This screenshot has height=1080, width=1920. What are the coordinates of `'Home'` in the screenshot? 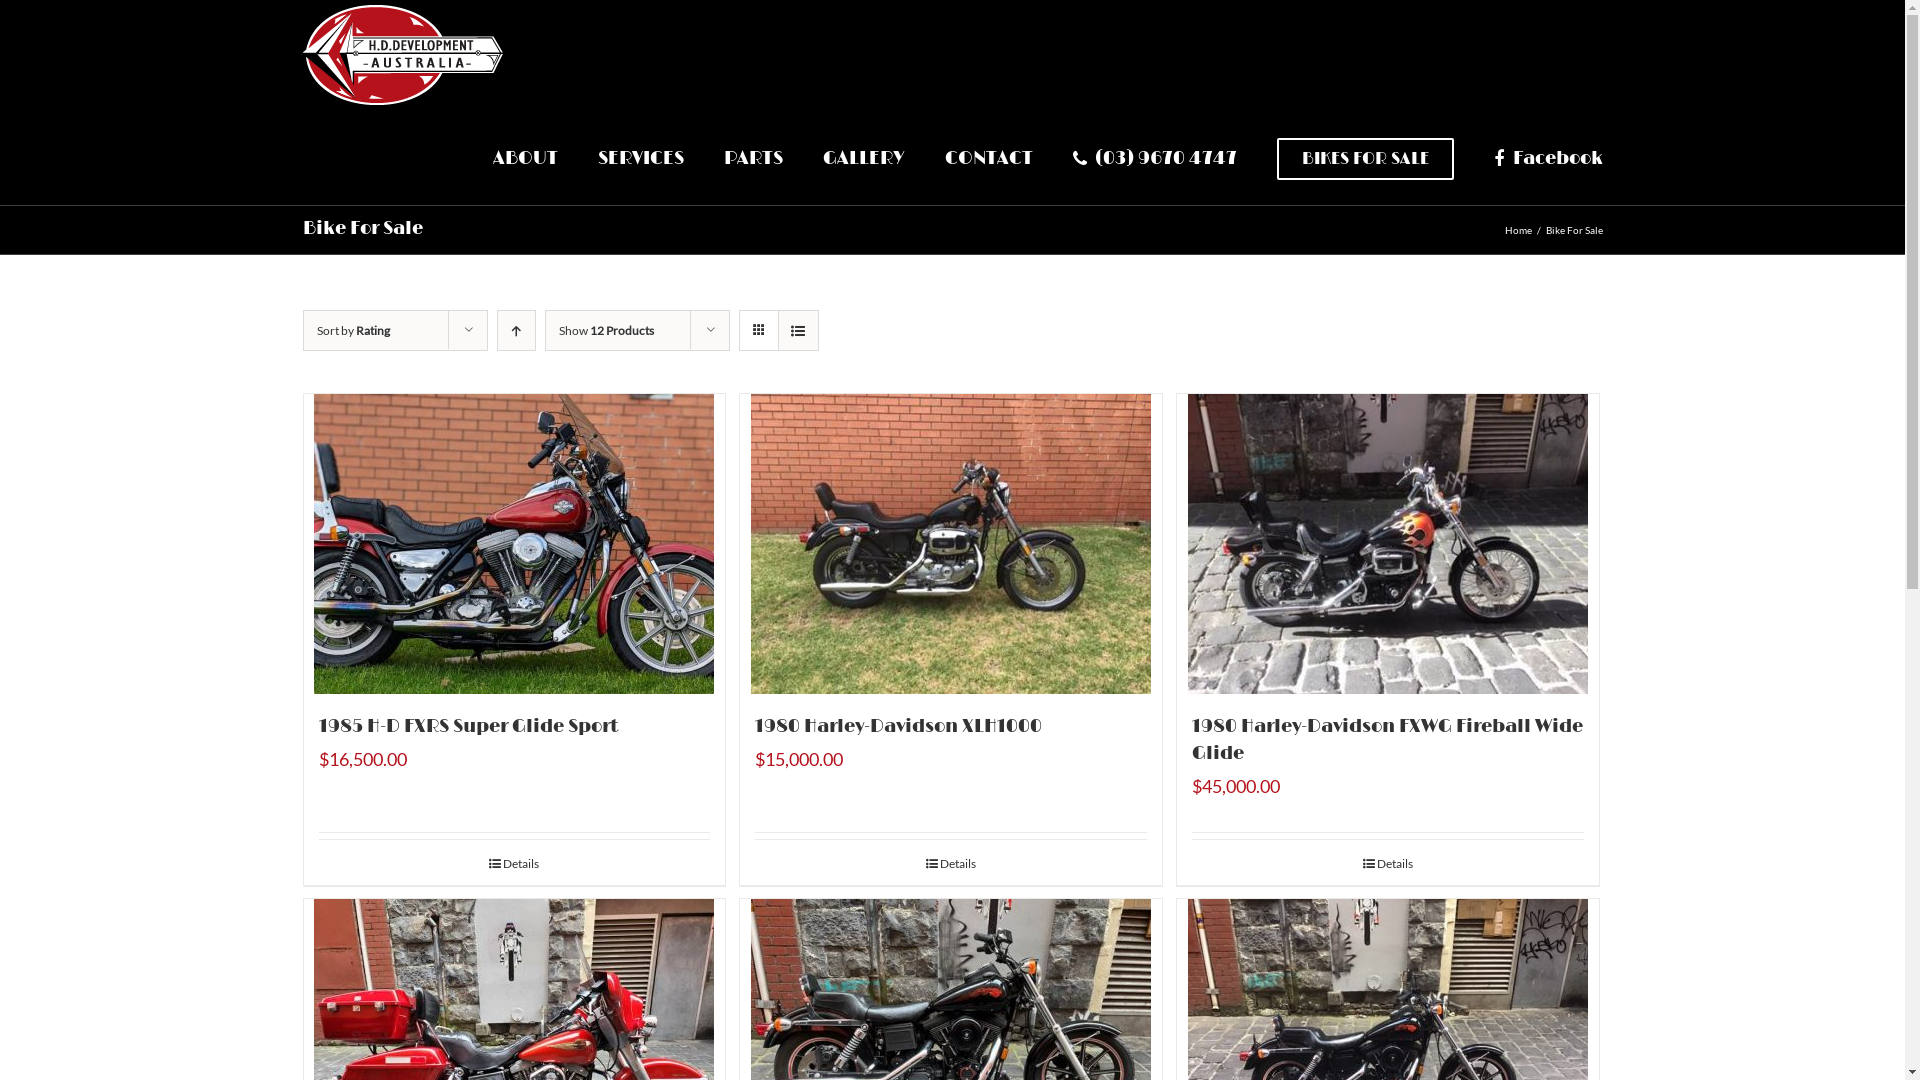 It's located at (1517, 229).